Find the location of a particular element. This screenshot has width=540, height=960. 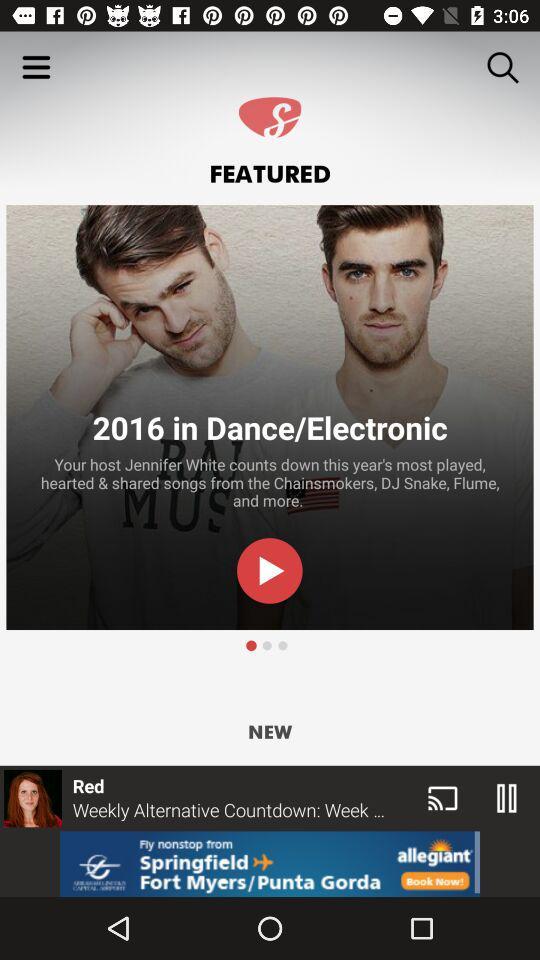

the pause icon is located at coordinates (507, 798).